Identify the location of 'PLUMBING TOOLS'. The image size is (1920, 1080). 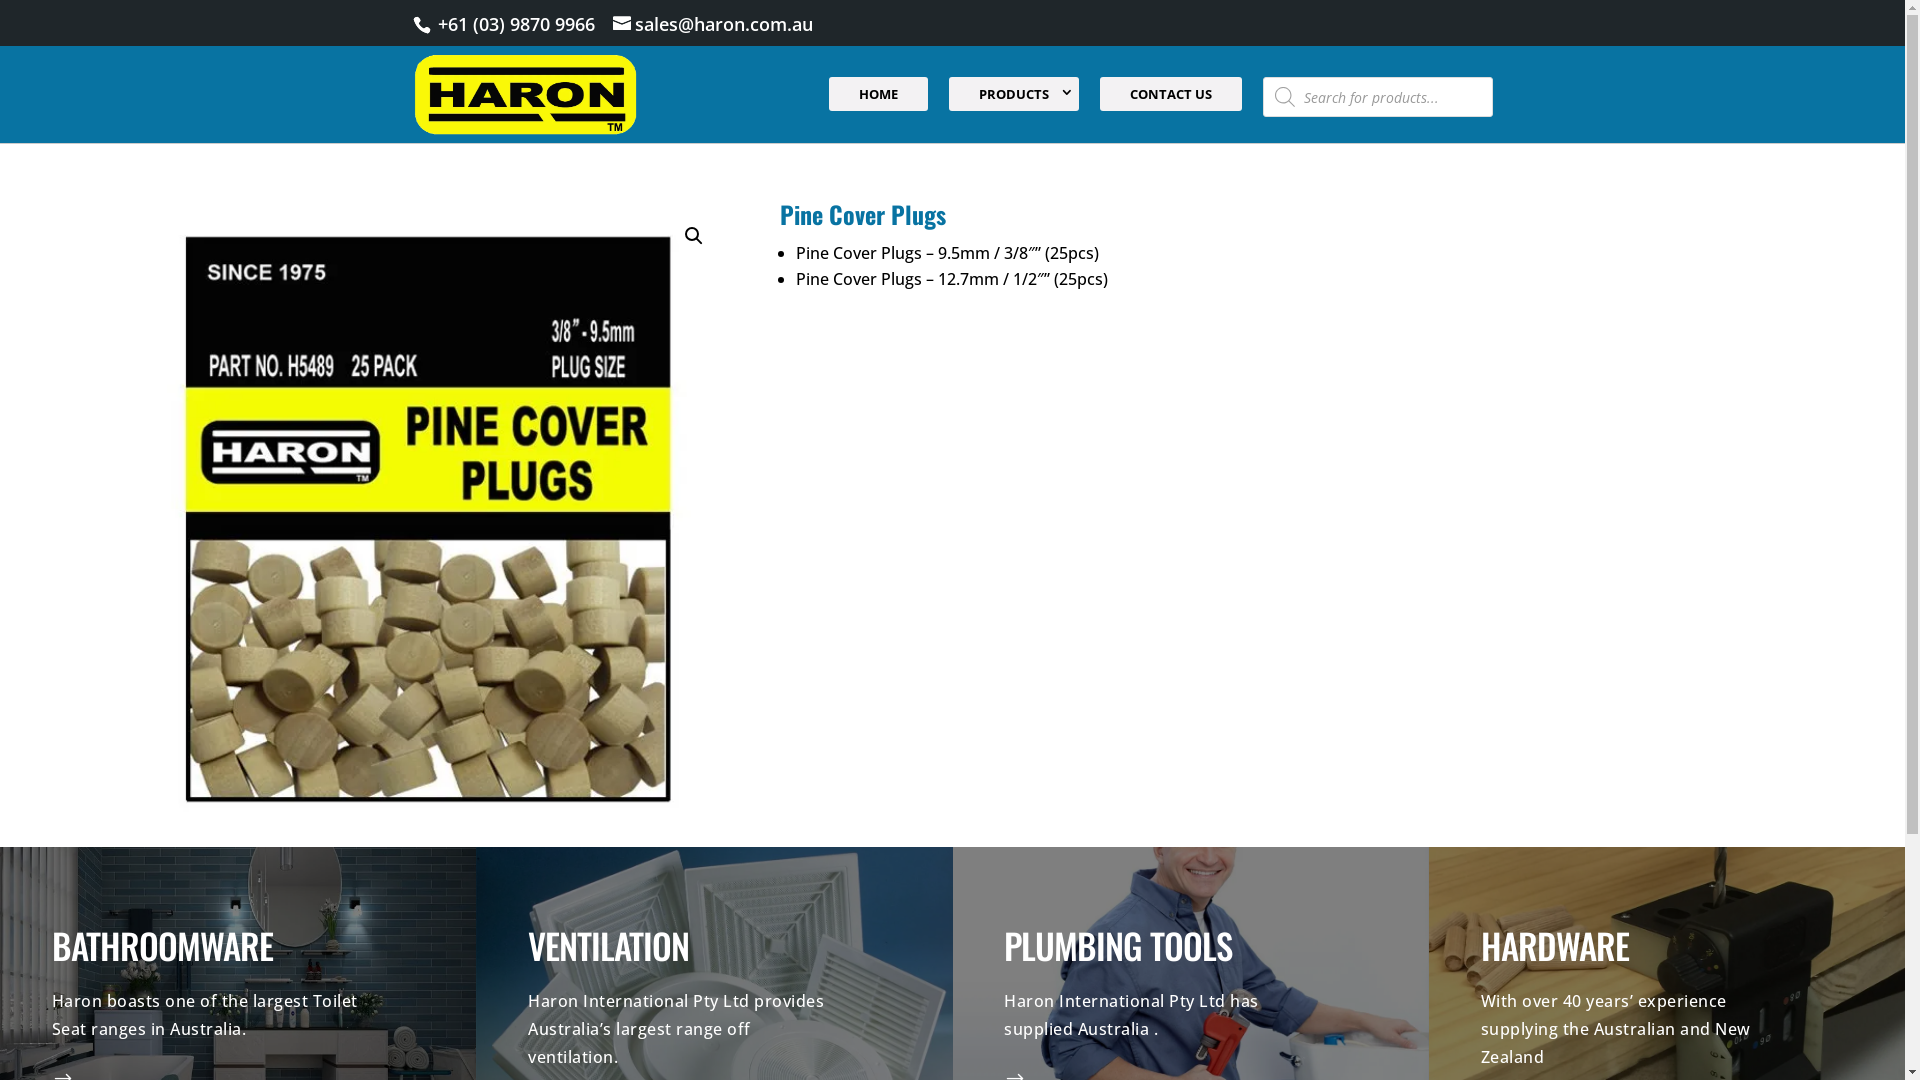
(1117, 945).